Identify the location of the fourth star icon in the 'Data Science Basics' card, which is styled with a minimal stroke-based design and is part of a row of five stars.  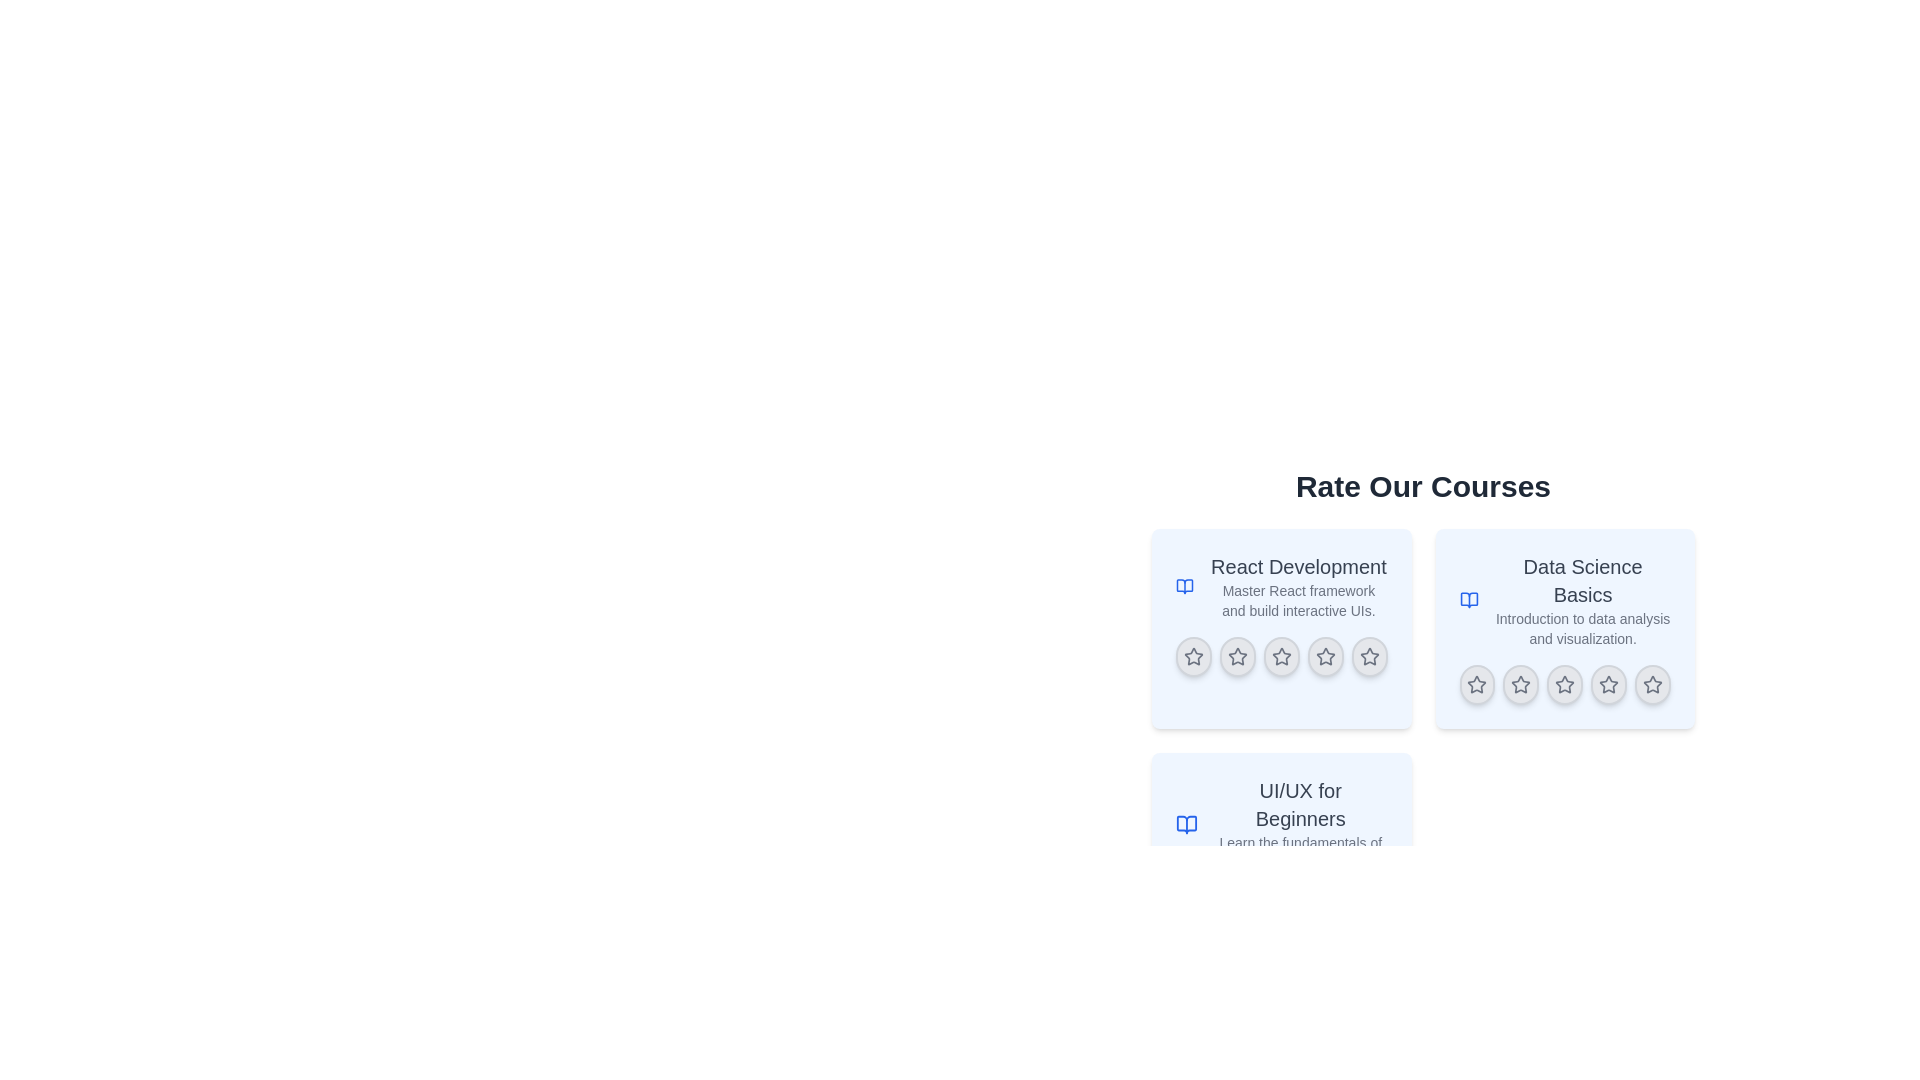
(1564, 683).